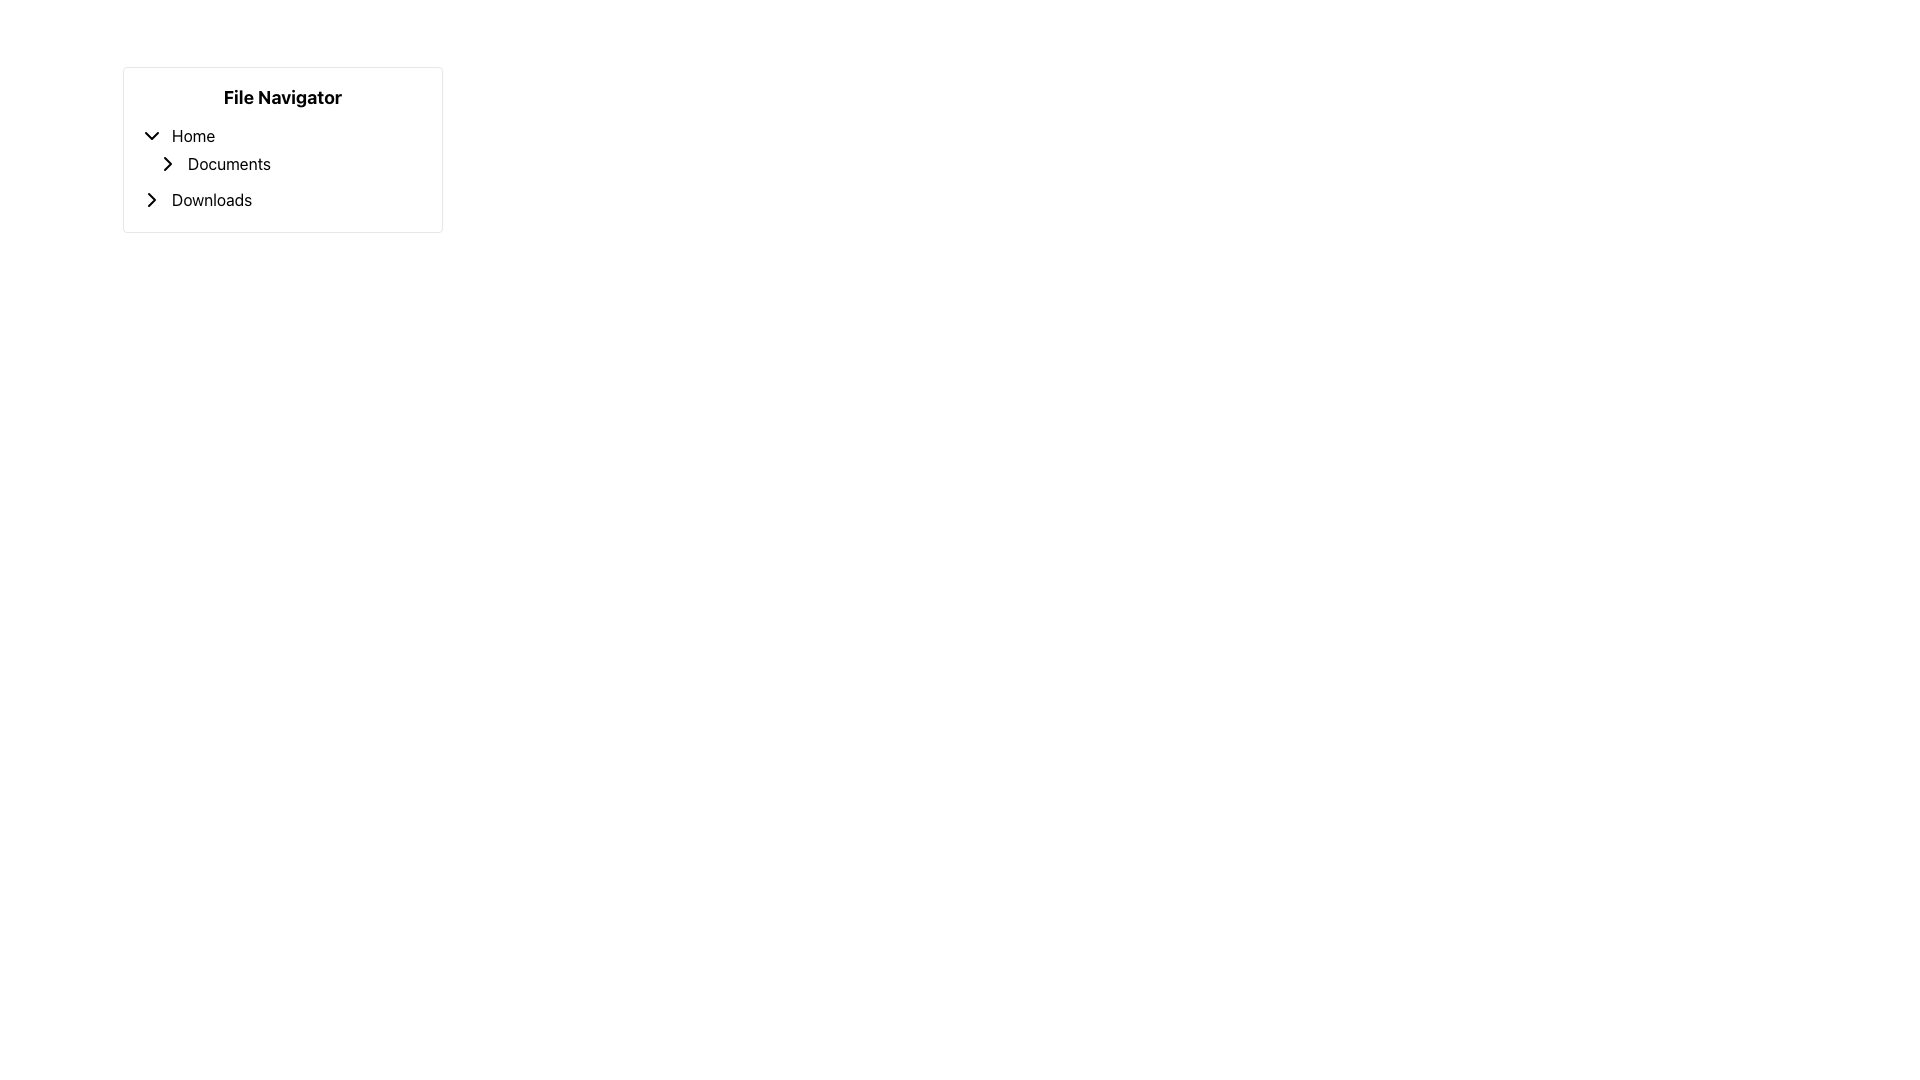 Image resolution: width=1920 pixels, height=1080 pixels. Describe the element at coordinates (282, 200) in the screenshot. I see `the third menu item in the file navigation interface` at that location.